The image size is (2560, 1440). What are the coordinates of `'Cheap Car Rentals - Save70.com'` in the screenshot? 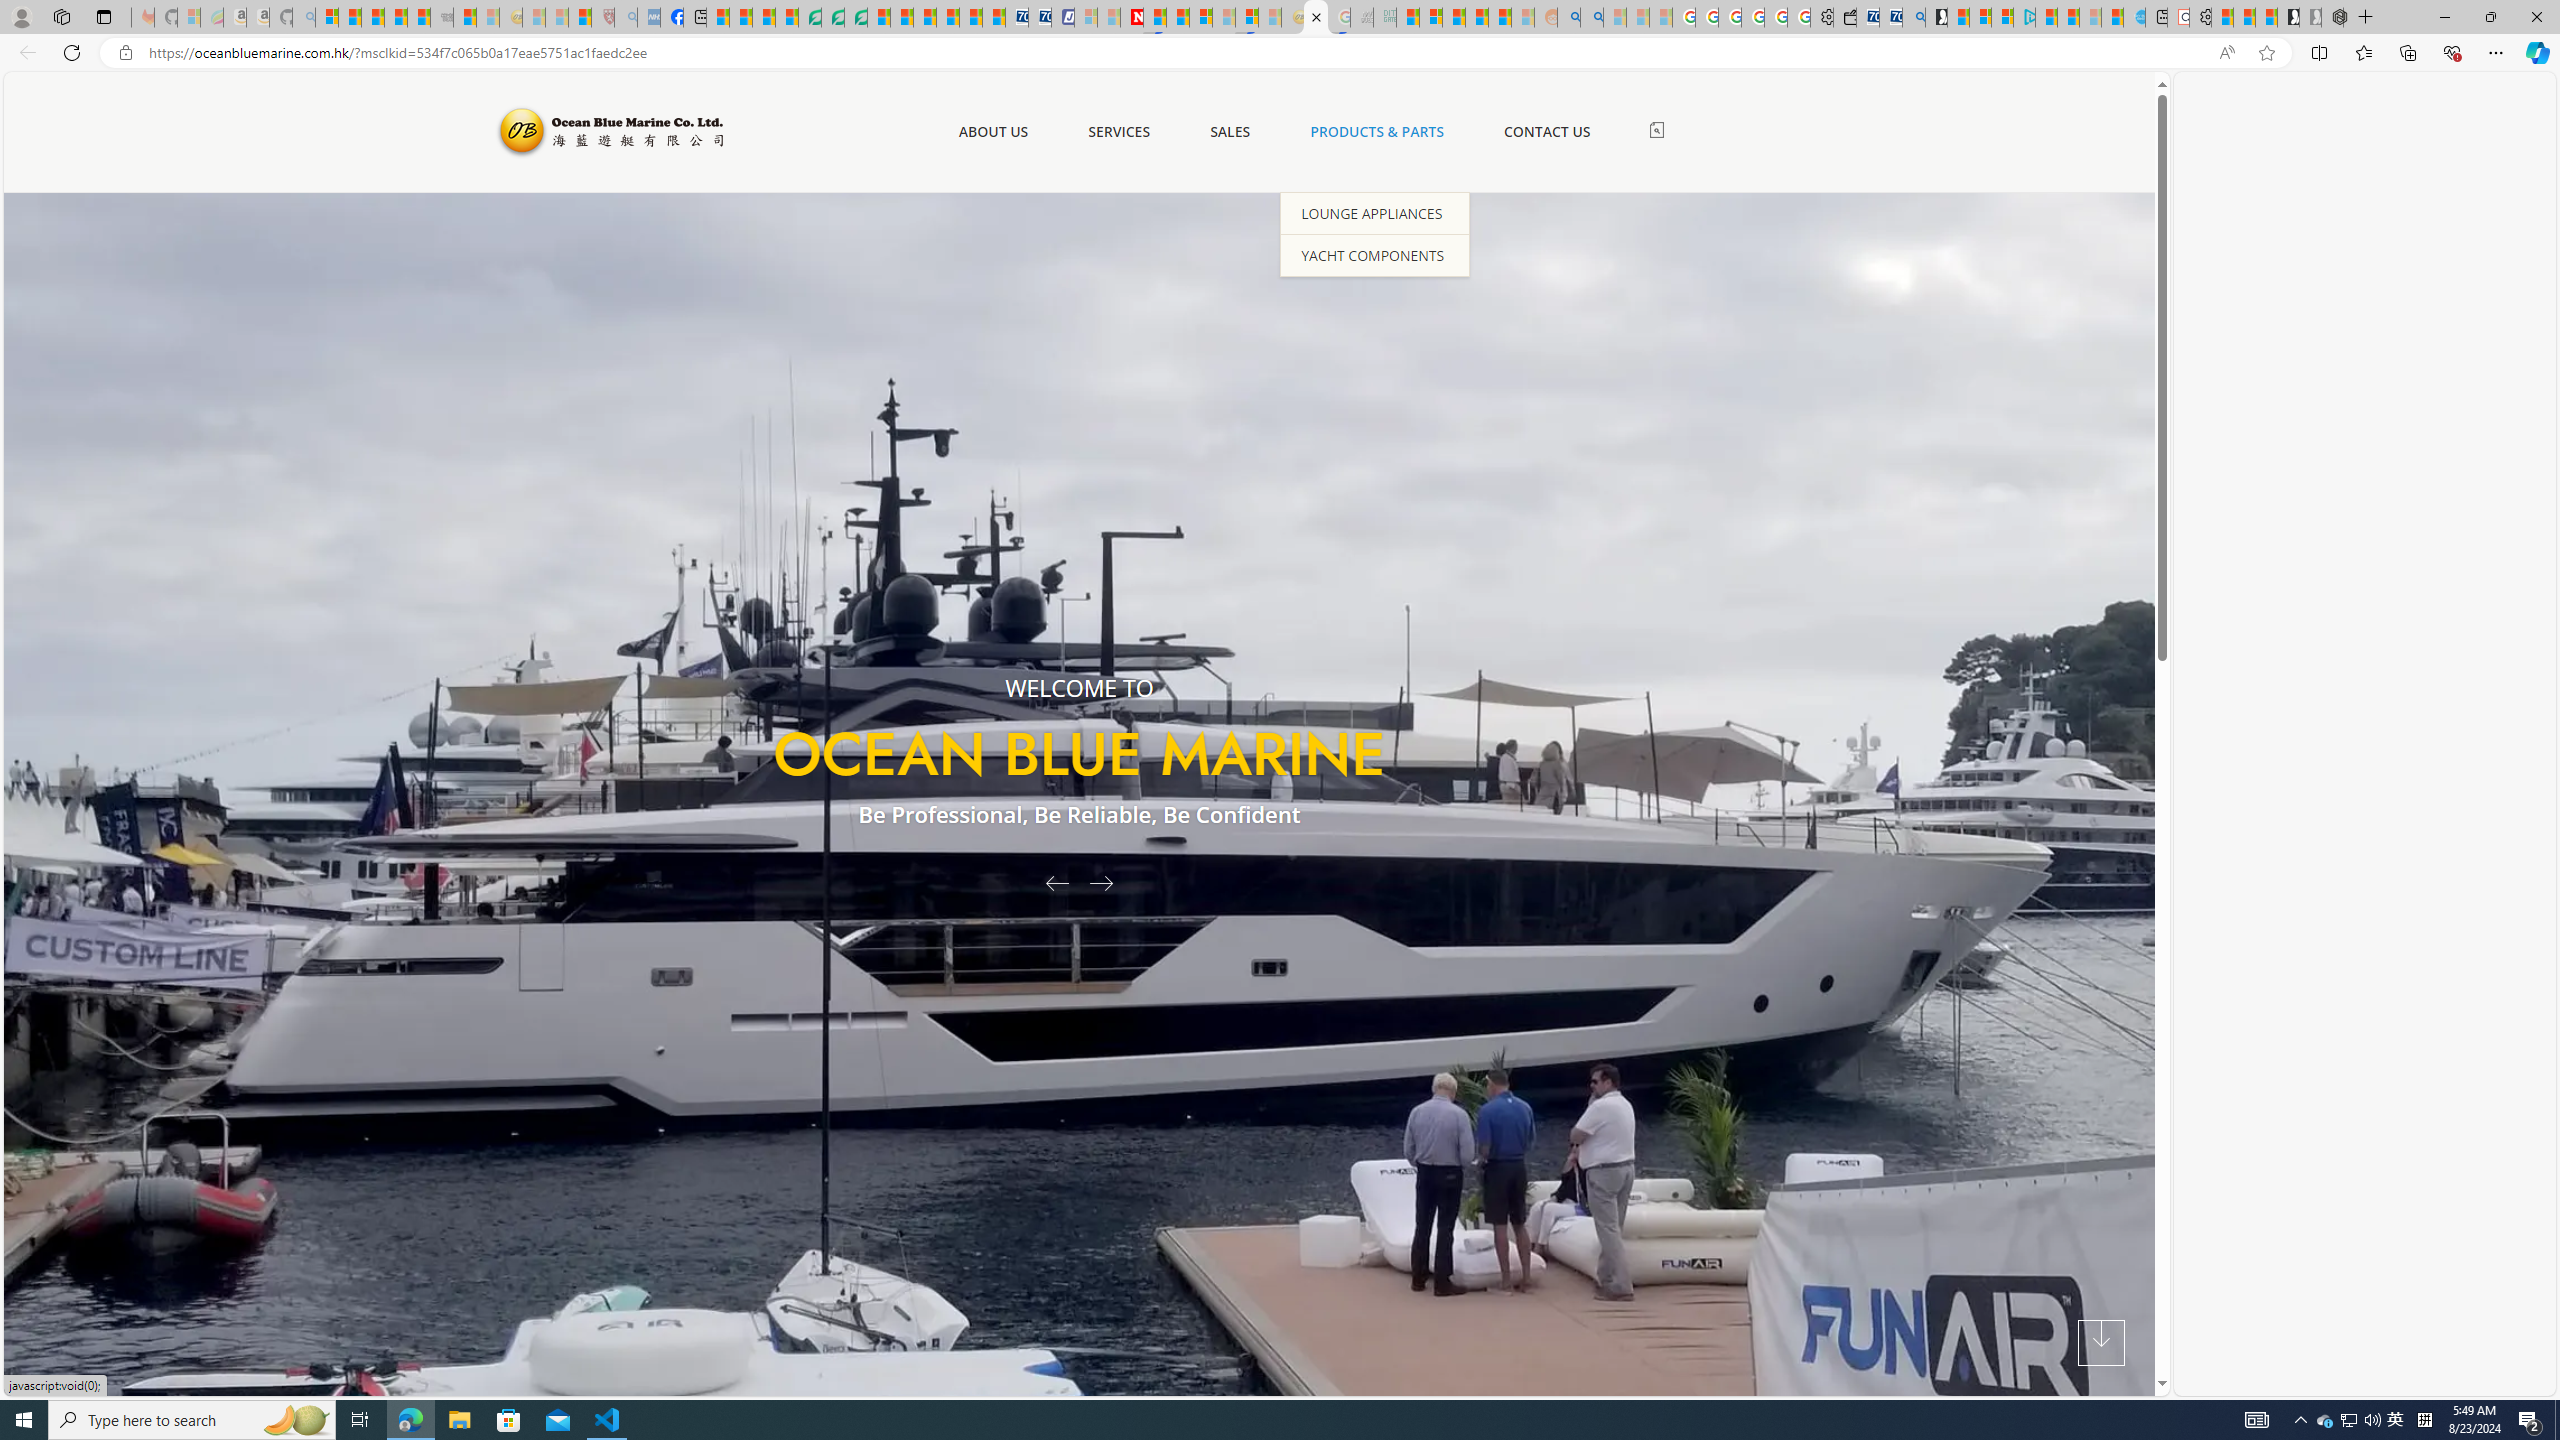 It's located at (1890, 16).